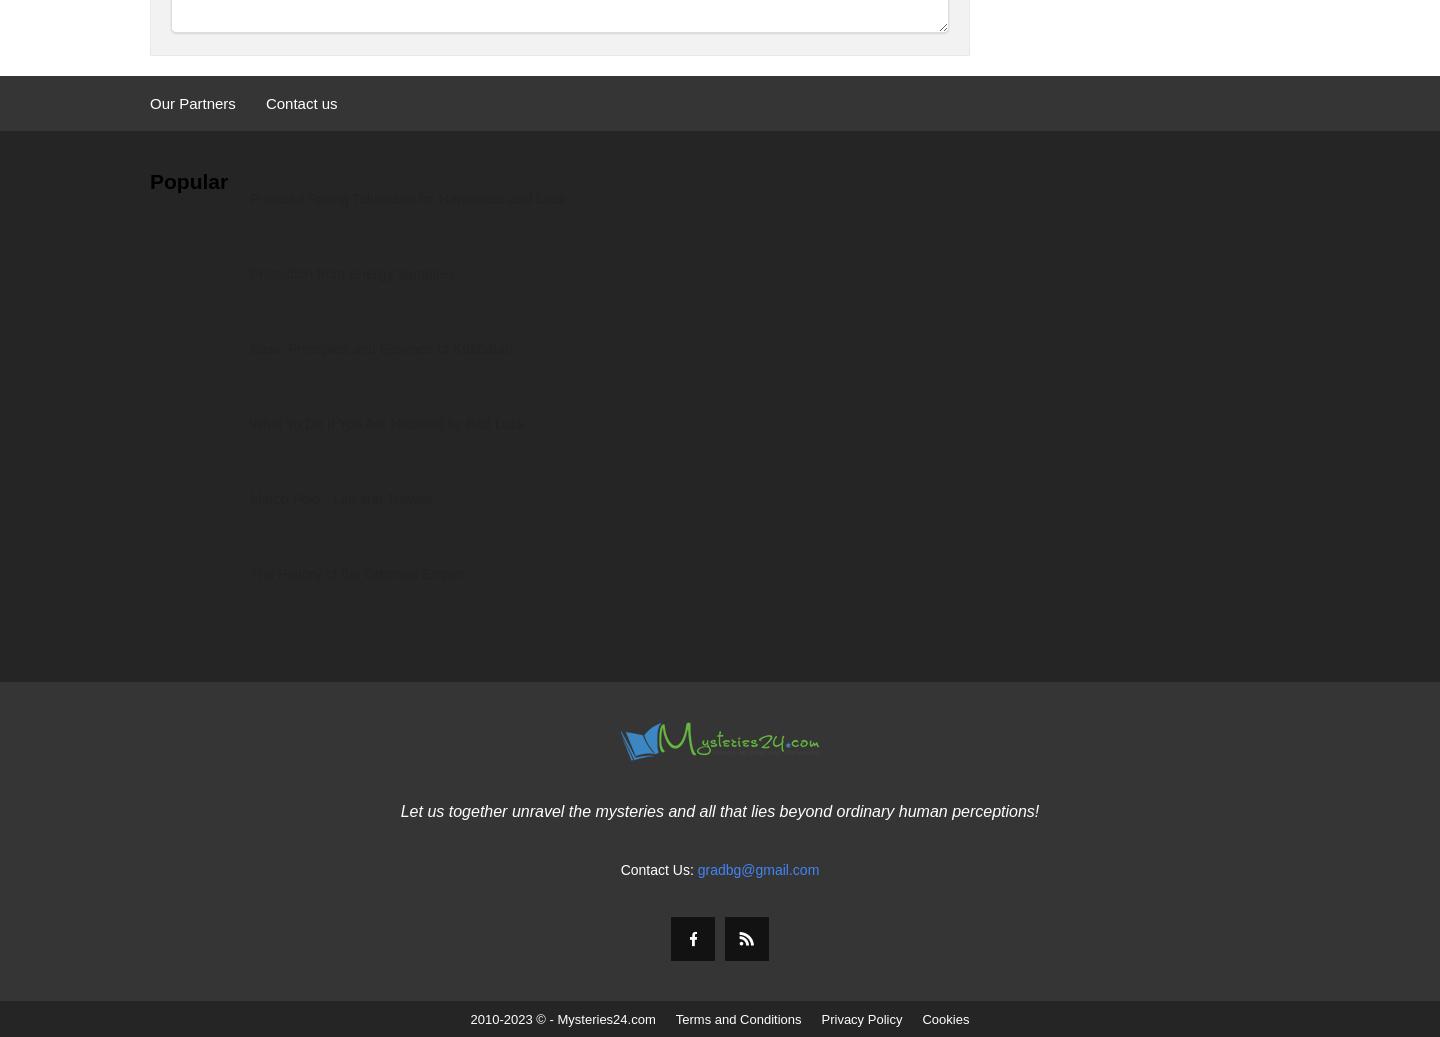 The width and height of the screenshot is (1440, 1037). Describe the element at coordinates (945, 1019) in the screenshot. I see `'Cookies'` at that location.